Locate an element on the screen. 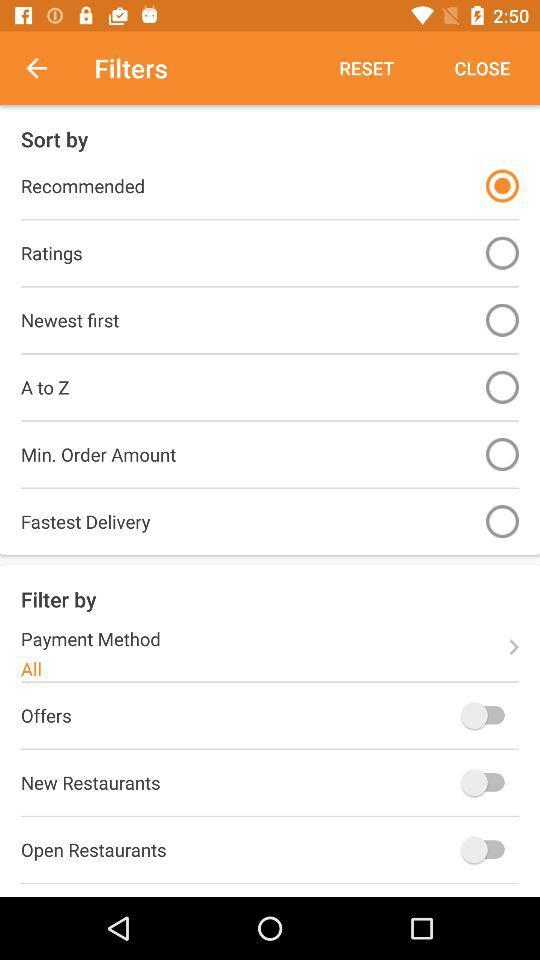 The height and width of the screenshot is (960, 540). item to the right of the recommended item is located at coordinates (501, 186).